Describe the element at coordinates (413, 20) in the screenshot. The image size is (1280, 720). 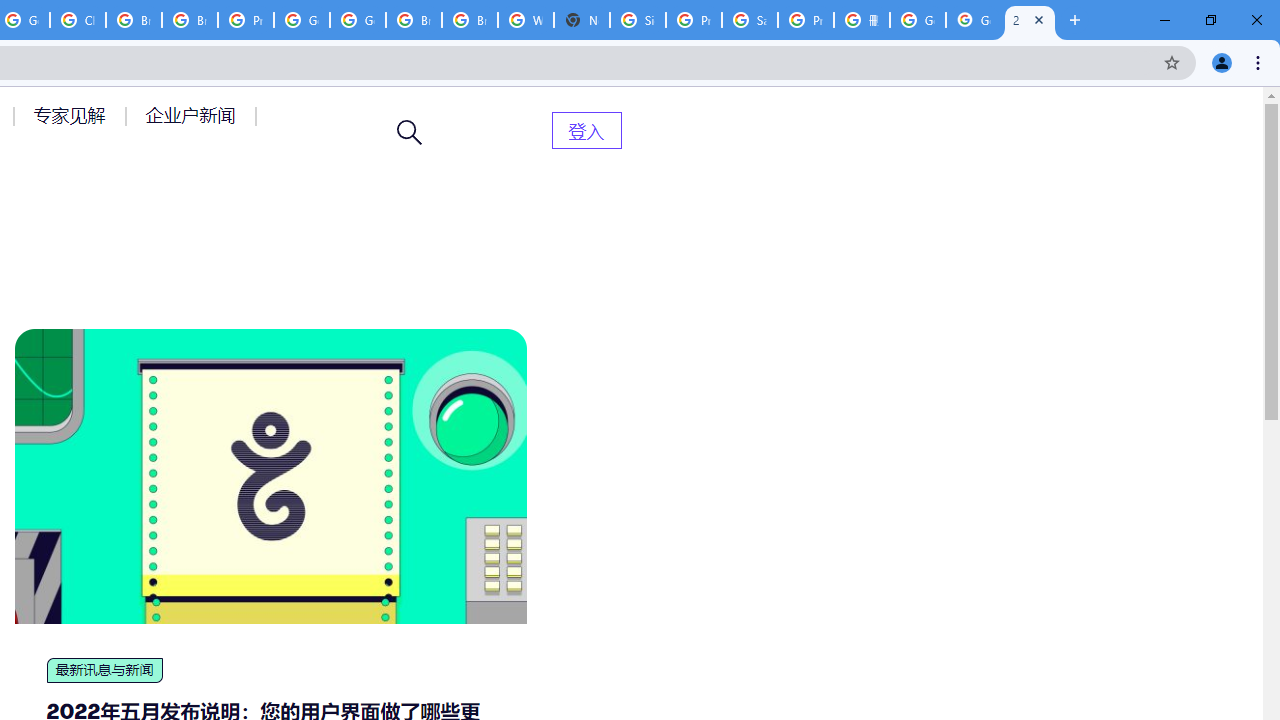
I see `'Browse Chrome as a guest - Computer - Google Chrome Help'` at that location.